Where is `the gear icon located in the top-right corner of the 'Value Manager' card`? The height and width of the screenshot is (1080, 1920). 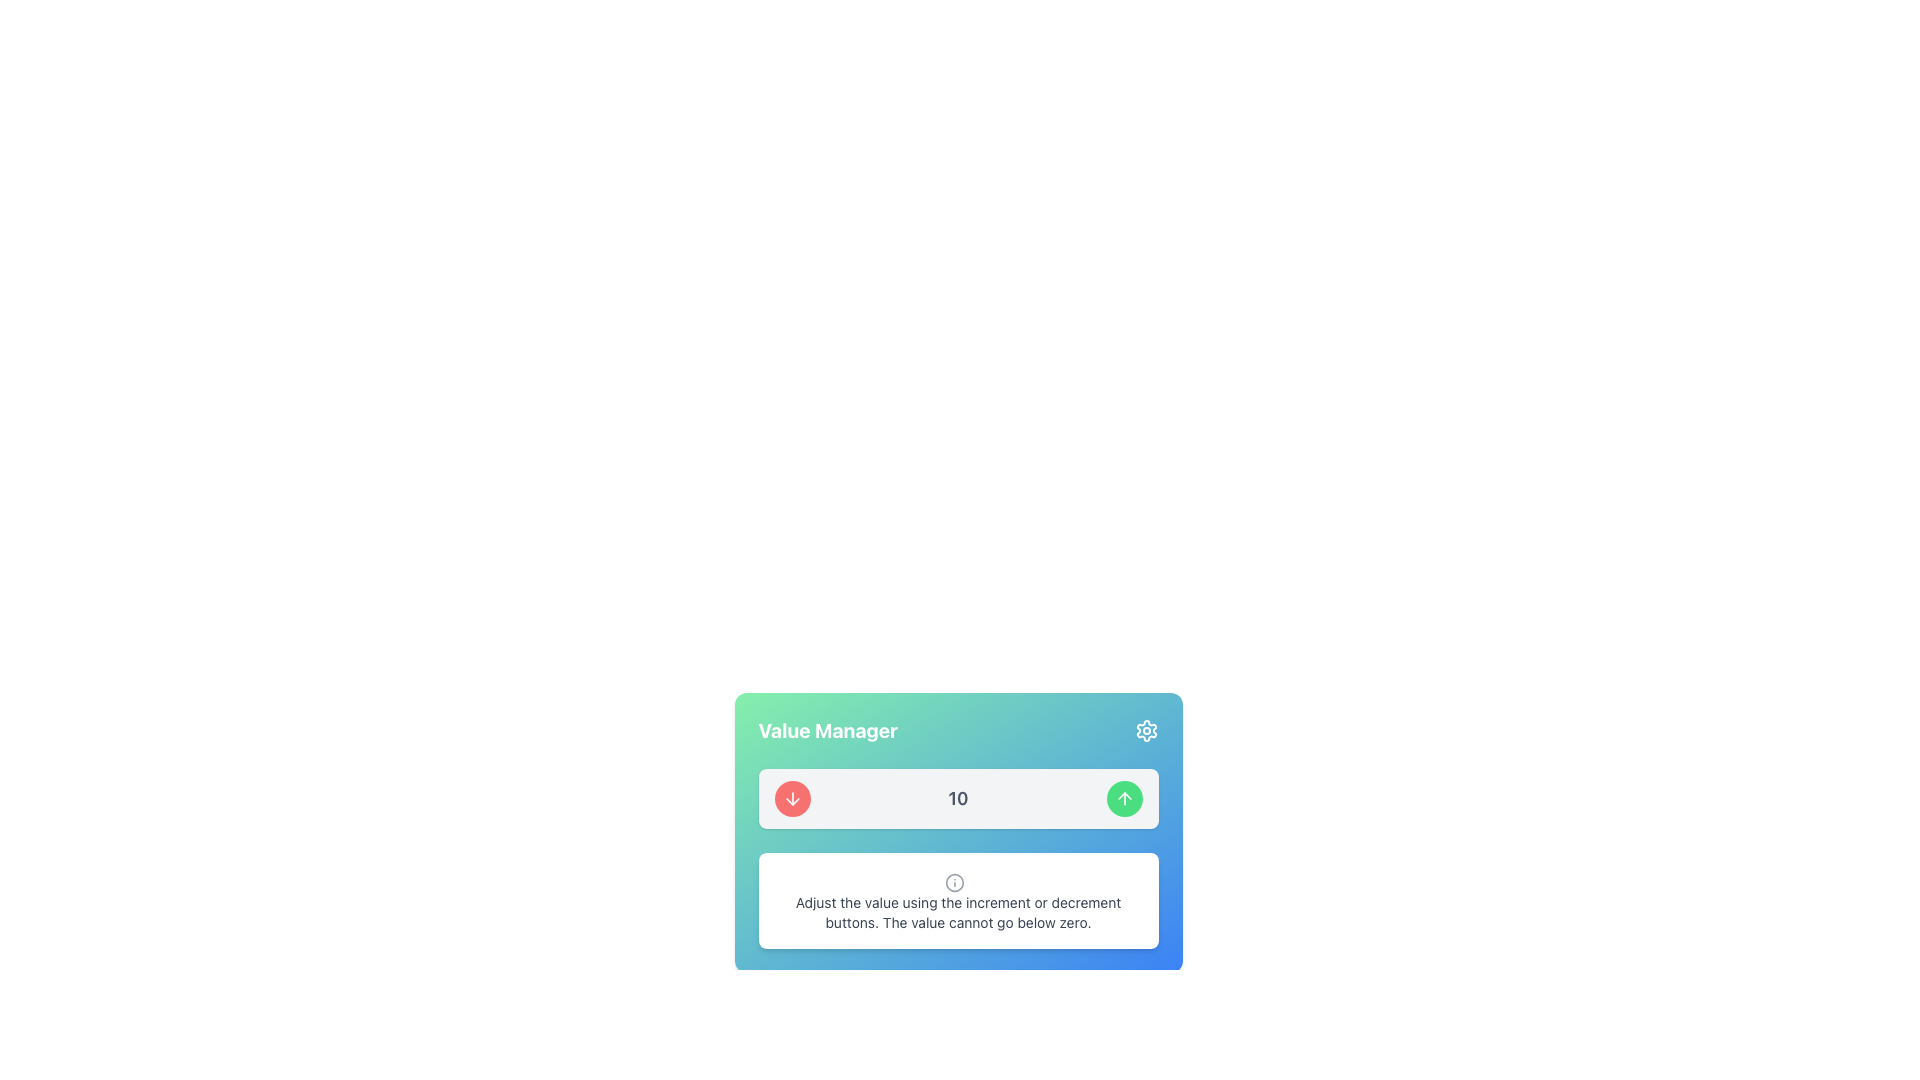
the gear icon located in the top-right corner of the 'Value Manager' card is located at coordinates (1146, 731).